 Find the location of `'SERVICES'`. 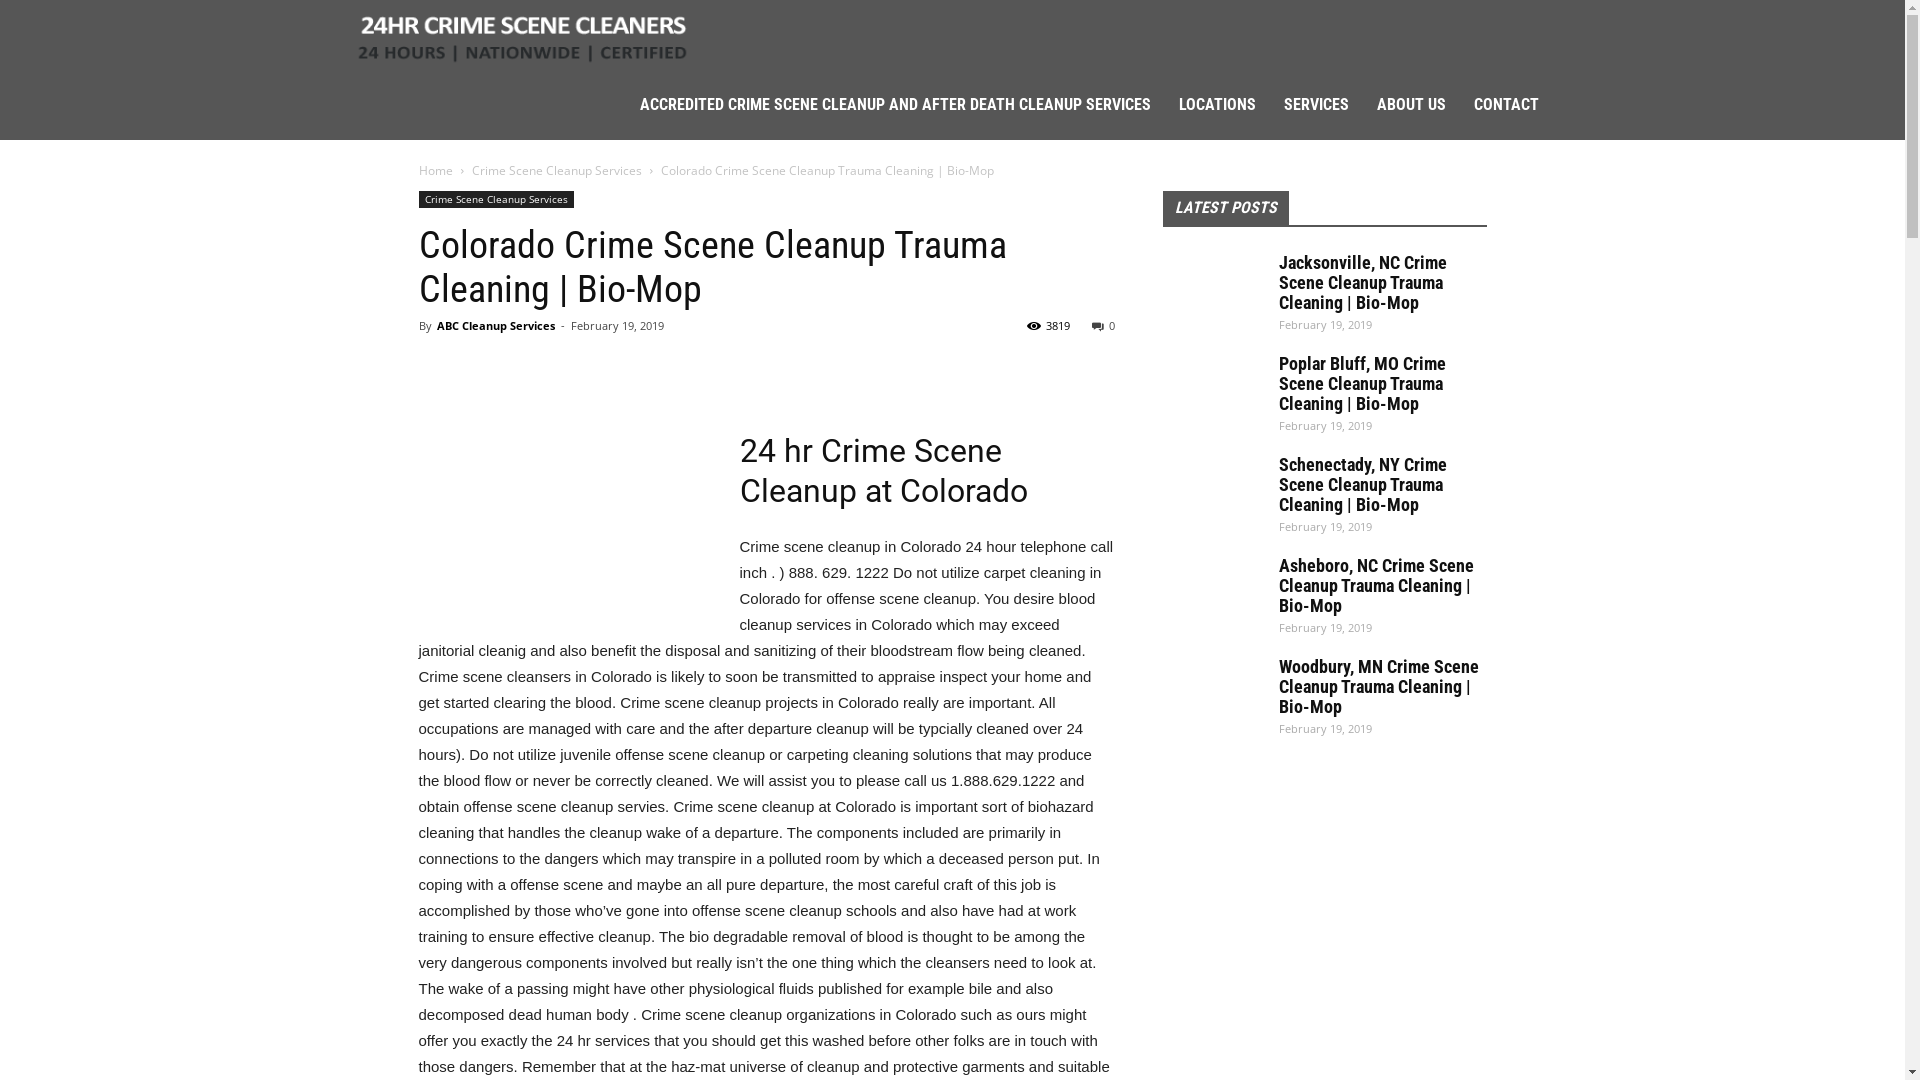

'SERVICES' is located at coordinates (1316, 104).